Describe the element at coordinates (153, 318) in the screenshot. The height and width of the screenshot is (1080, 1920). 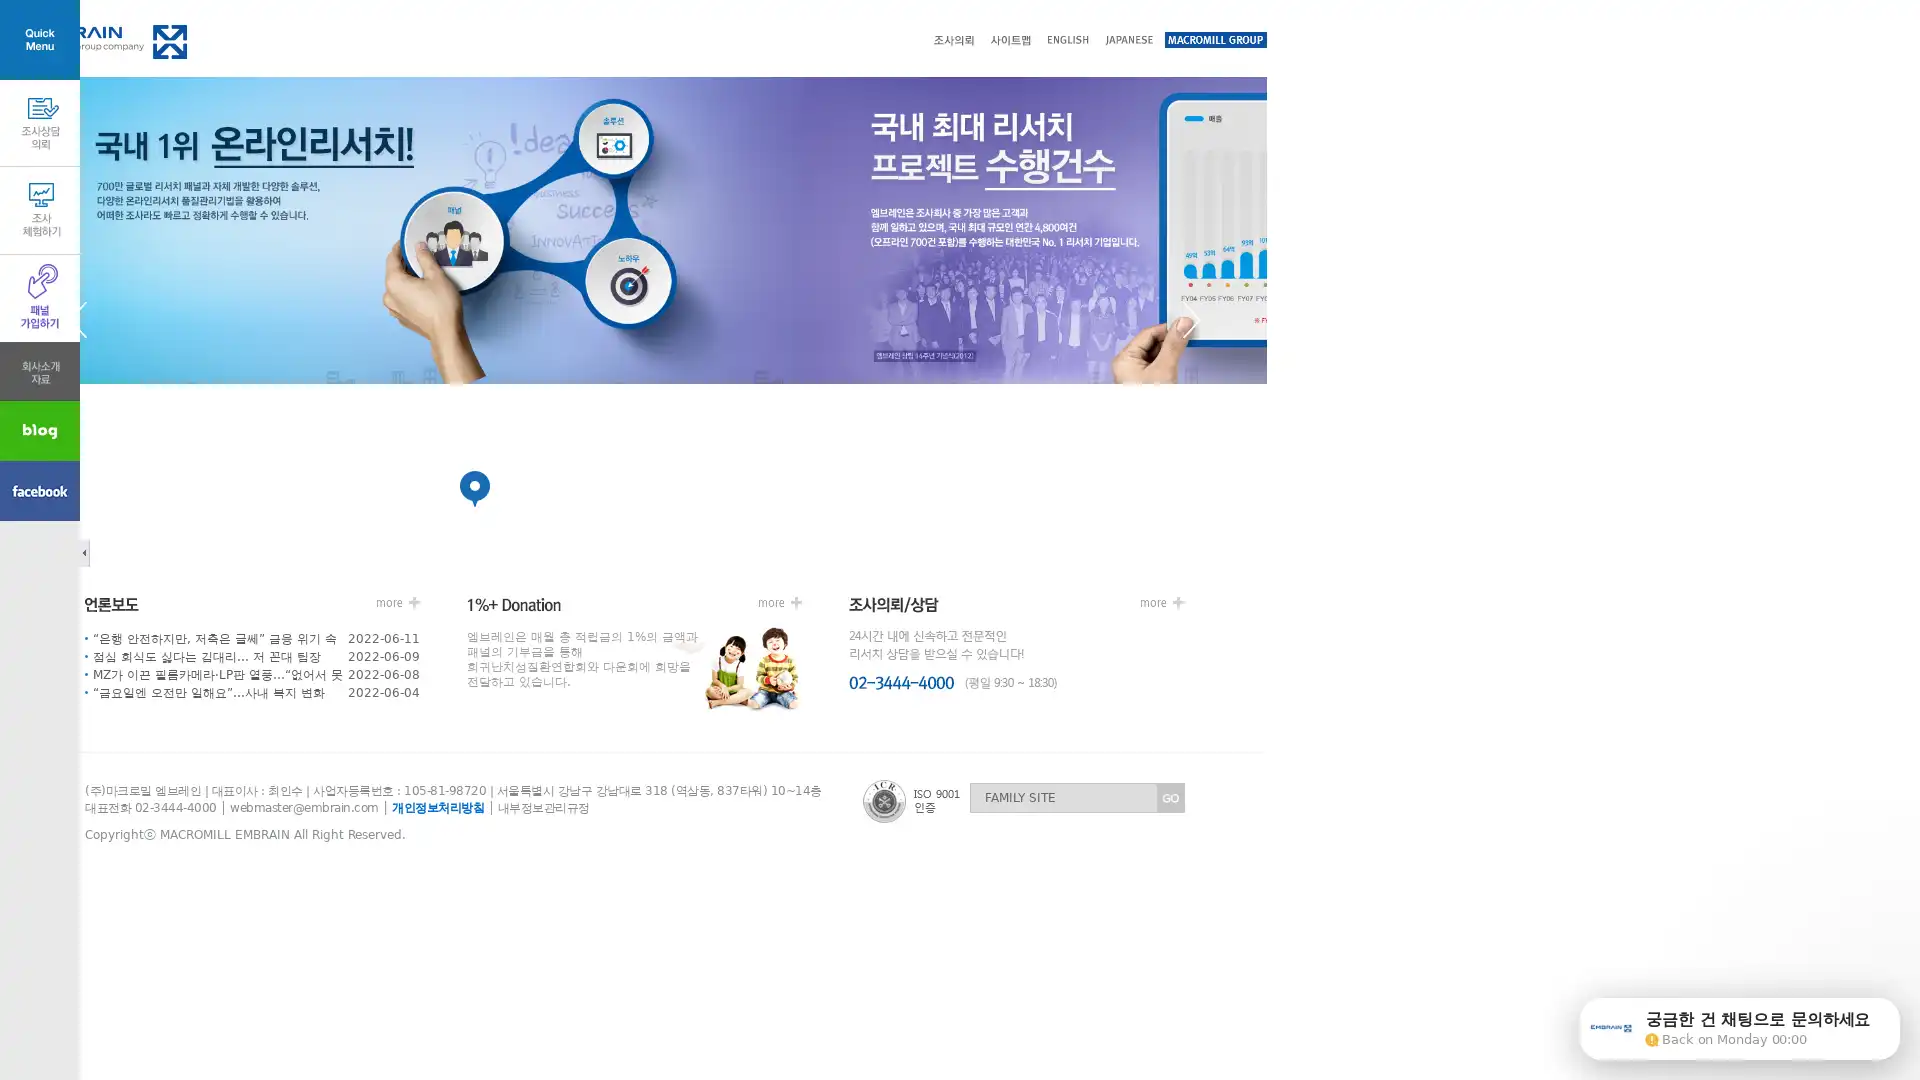
I see `Previous` at that location.